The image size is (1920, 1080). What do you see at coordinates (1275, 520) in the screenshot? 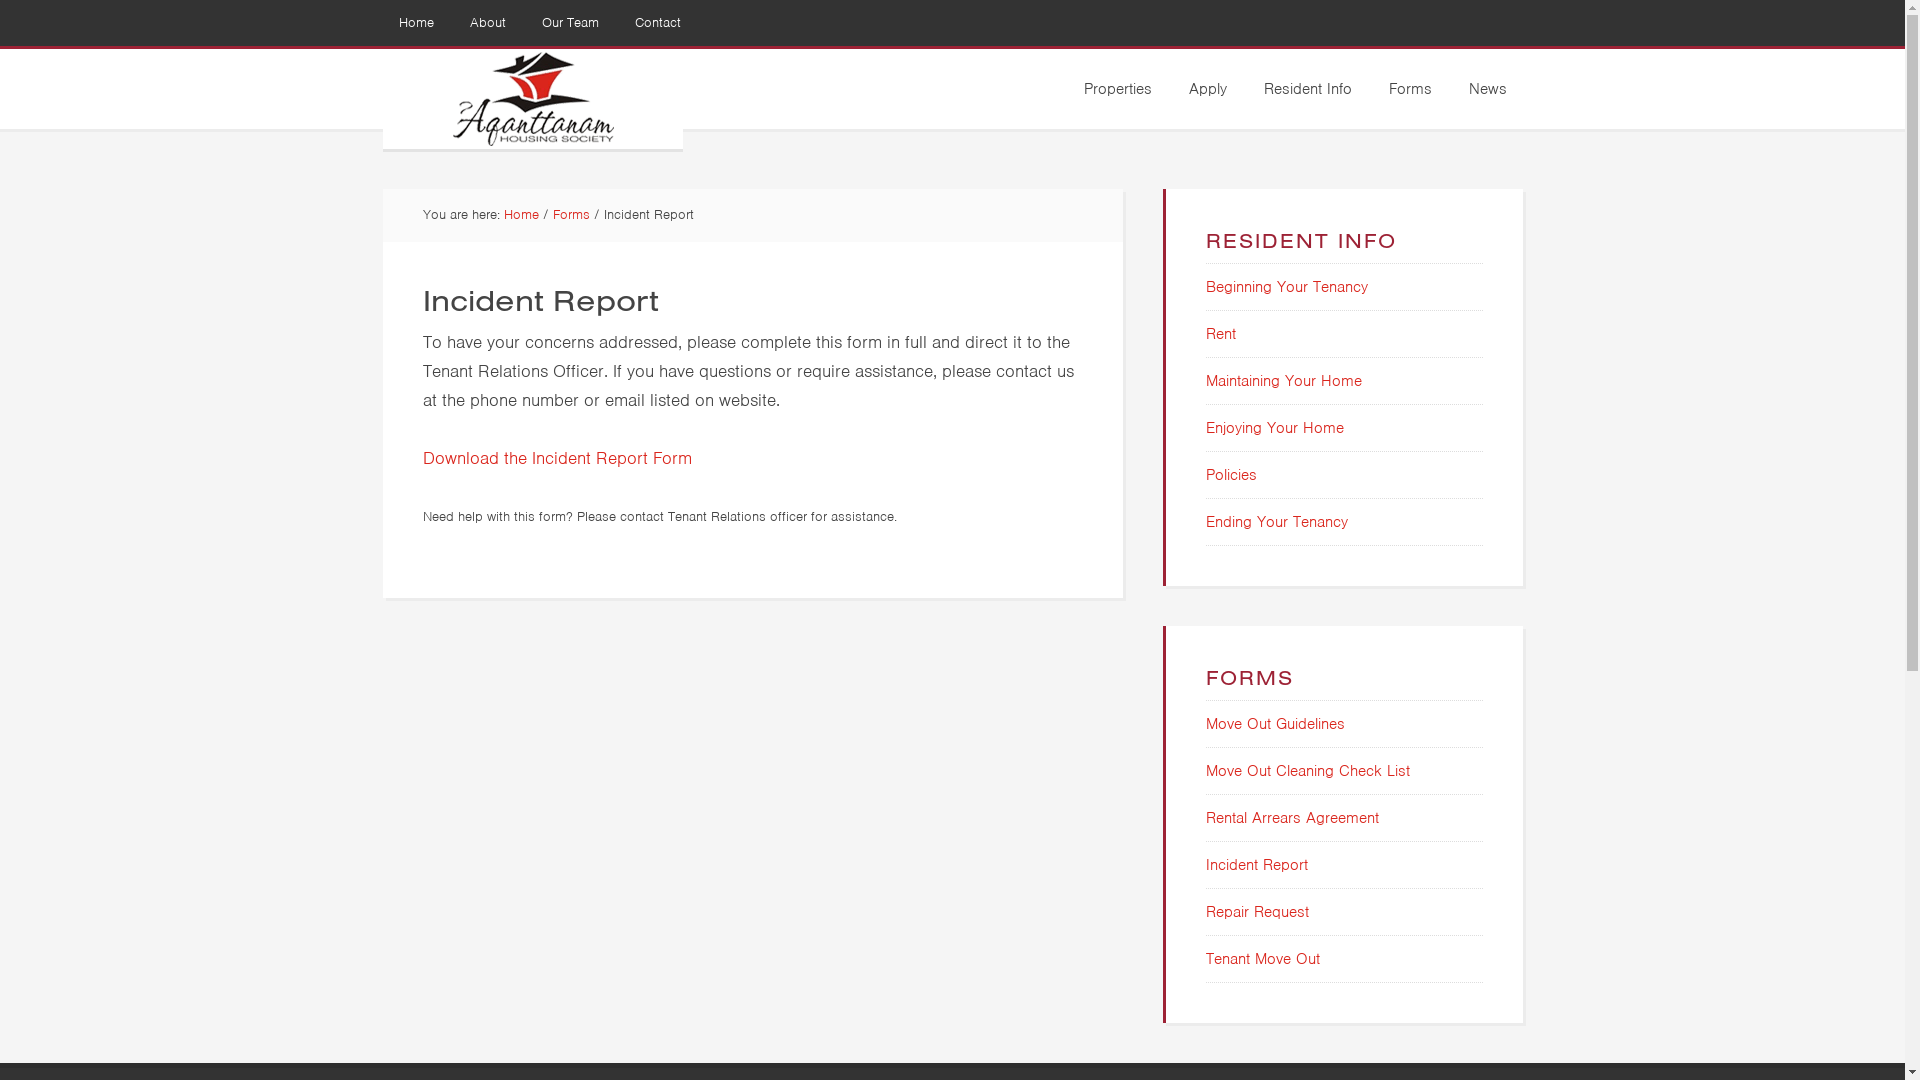
I see `'Ending Your Tenancy'` at bounding box center [1275, 520].